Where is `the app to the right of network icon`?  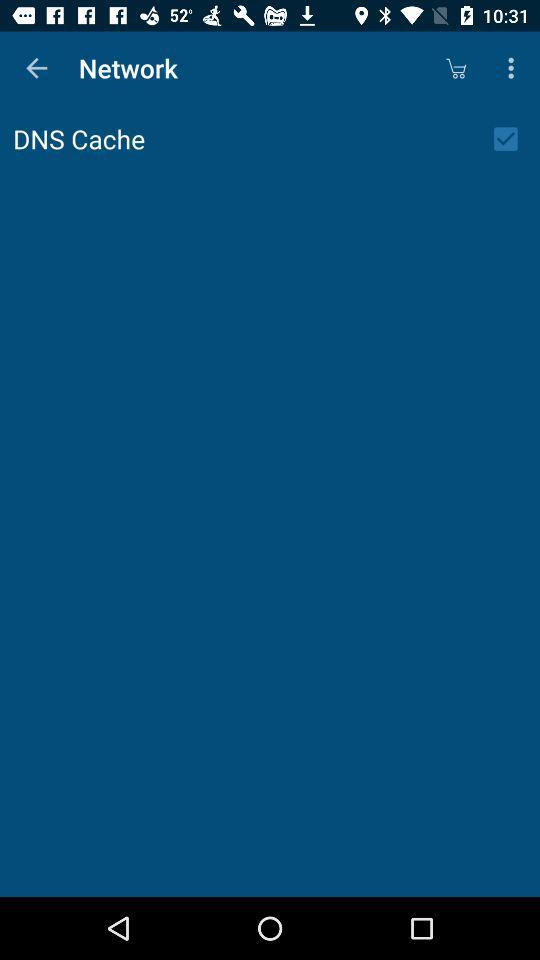
the app to the right of network icon is located at coordinates (455, 68).